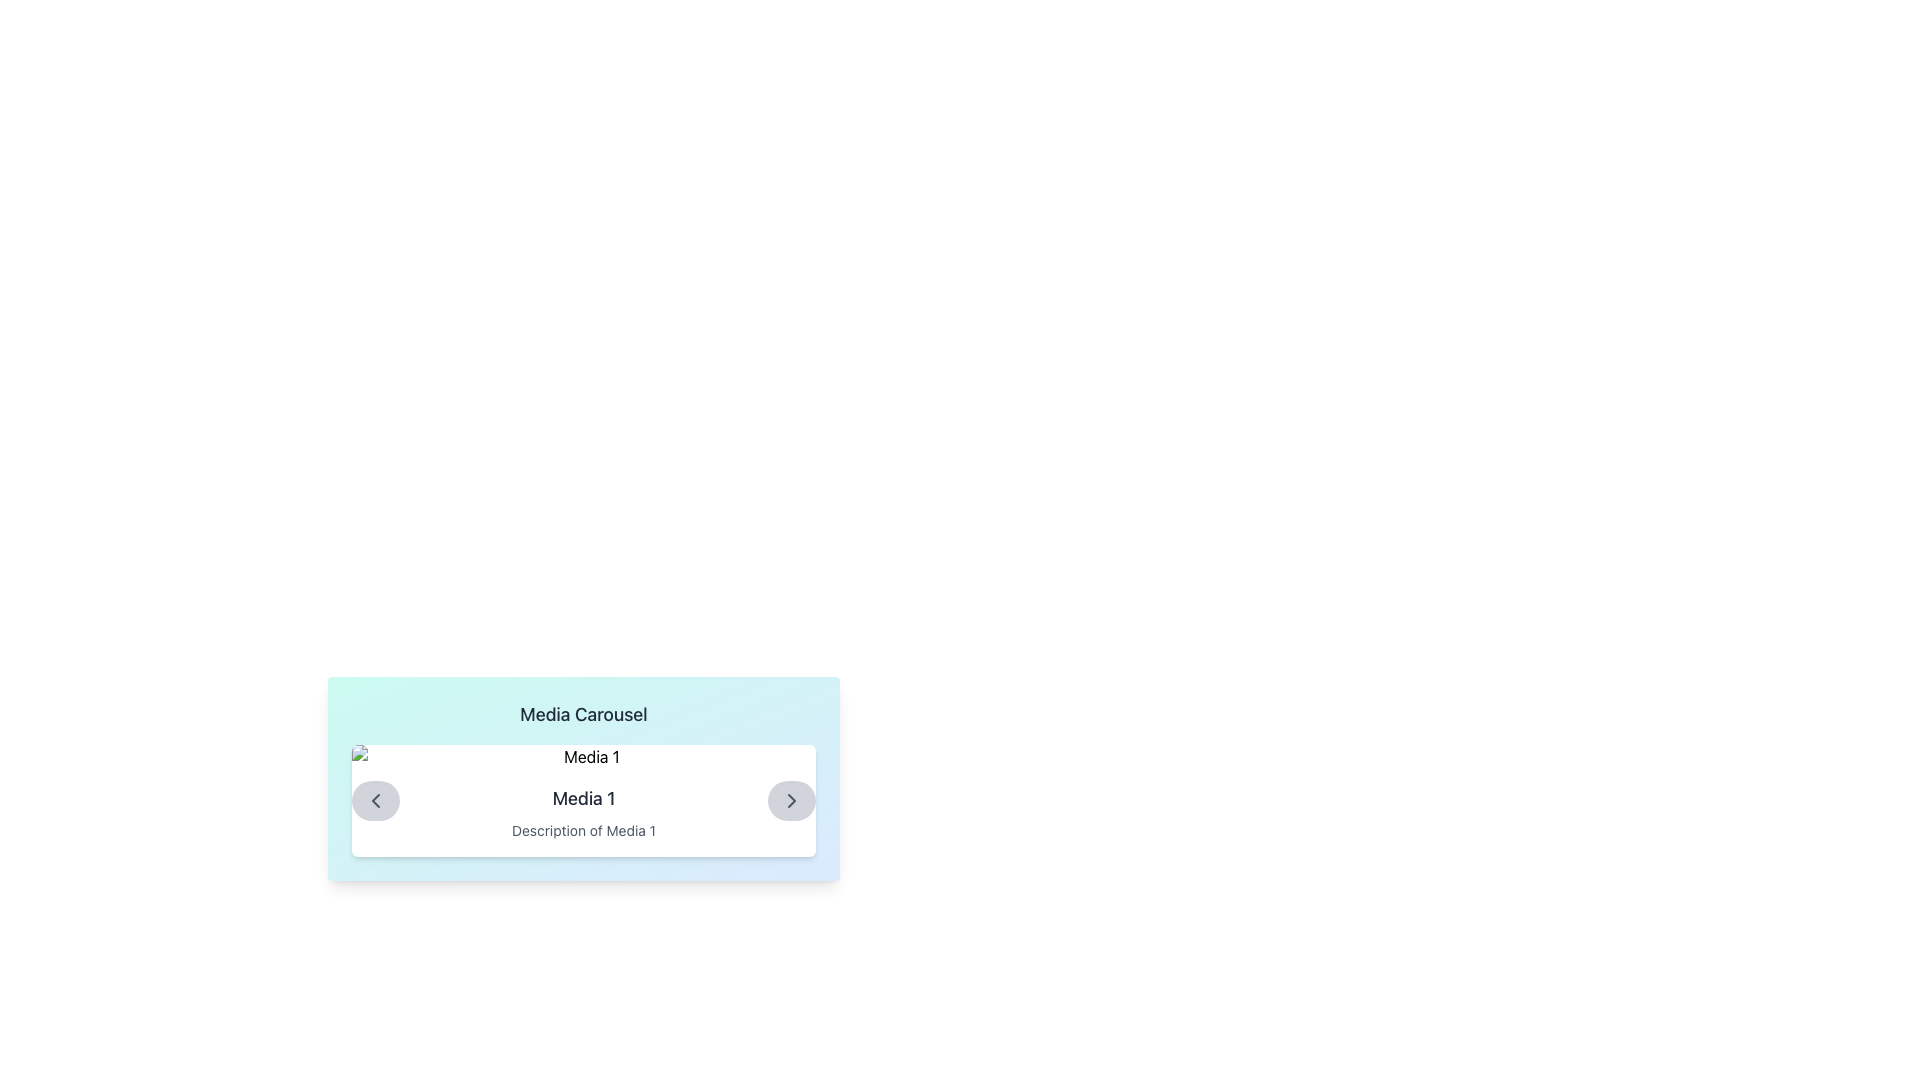  Describe the element at coordinates (375, 800) in the screenshot. I see `the left chevron arrow icon used for navigating to the previous item in the media carousel` at that location.